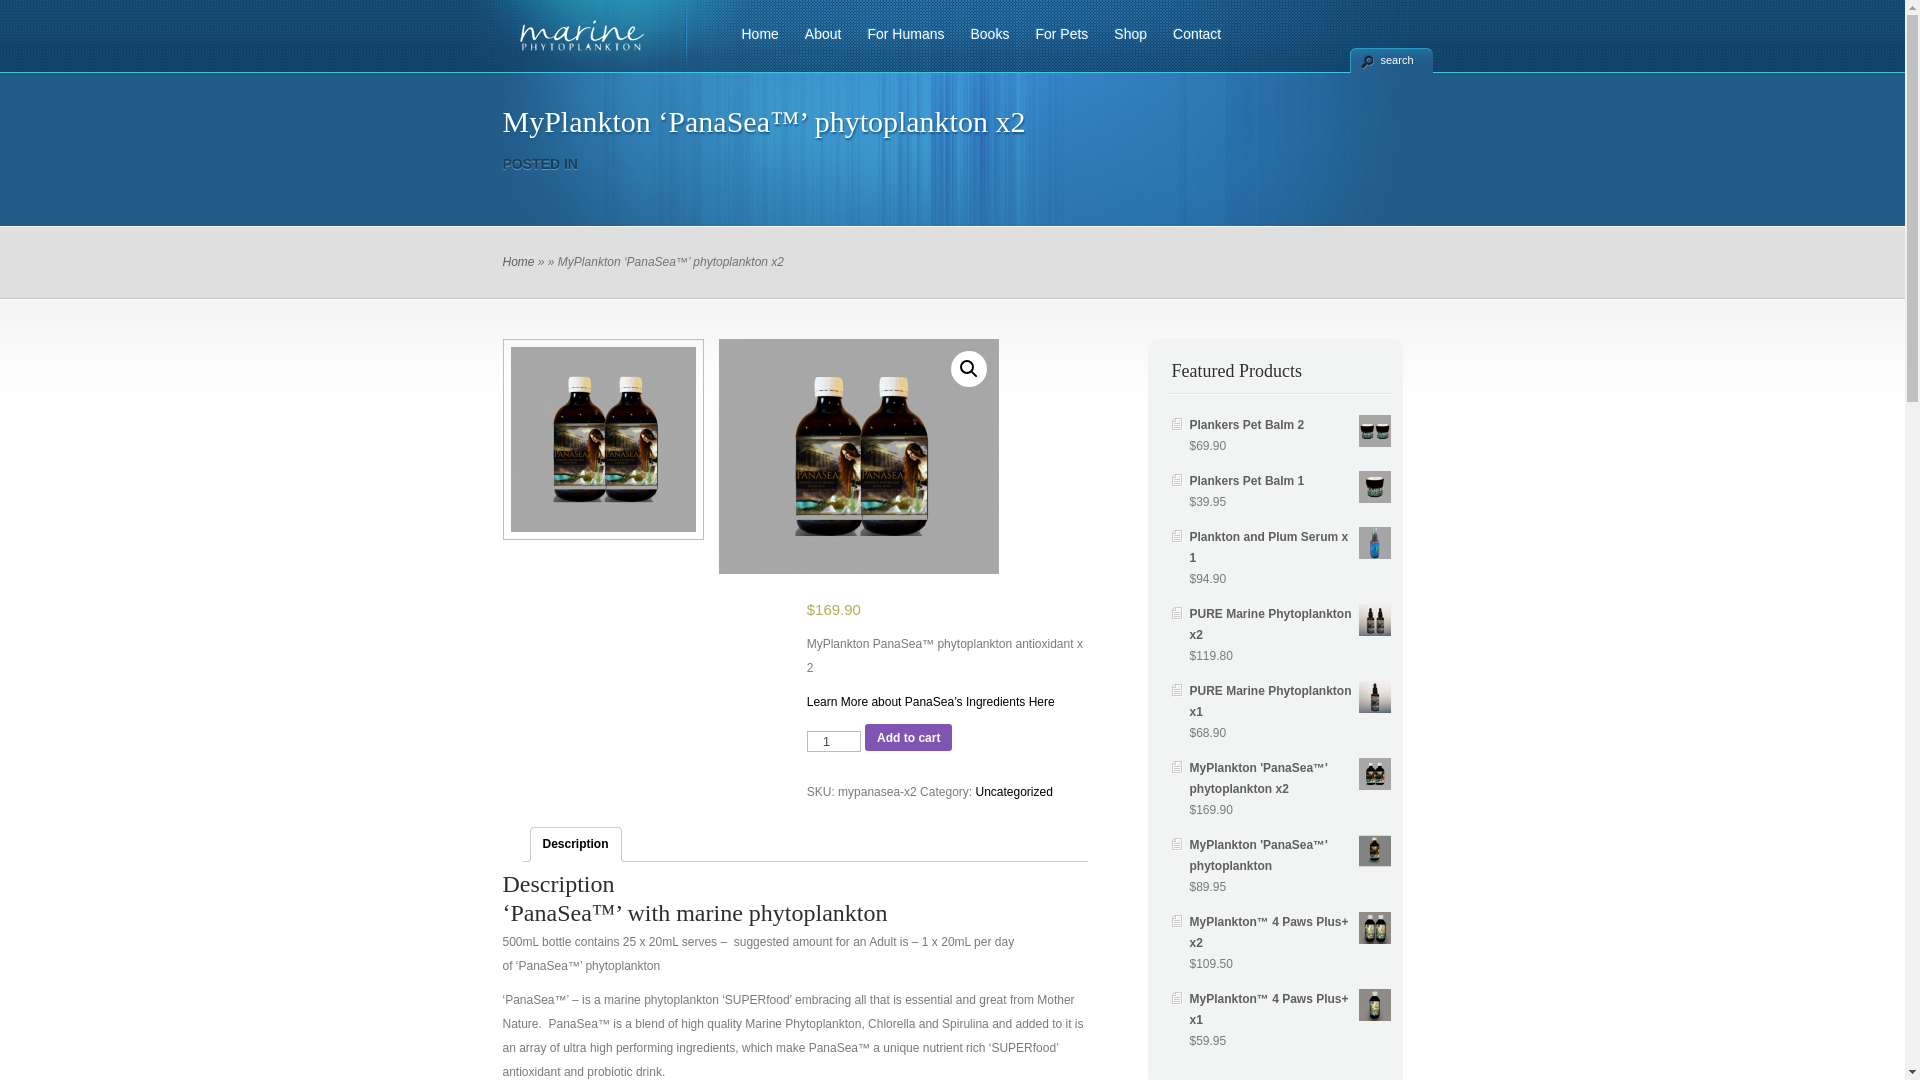  I want to click on 'For Humans', so click(897, 45).